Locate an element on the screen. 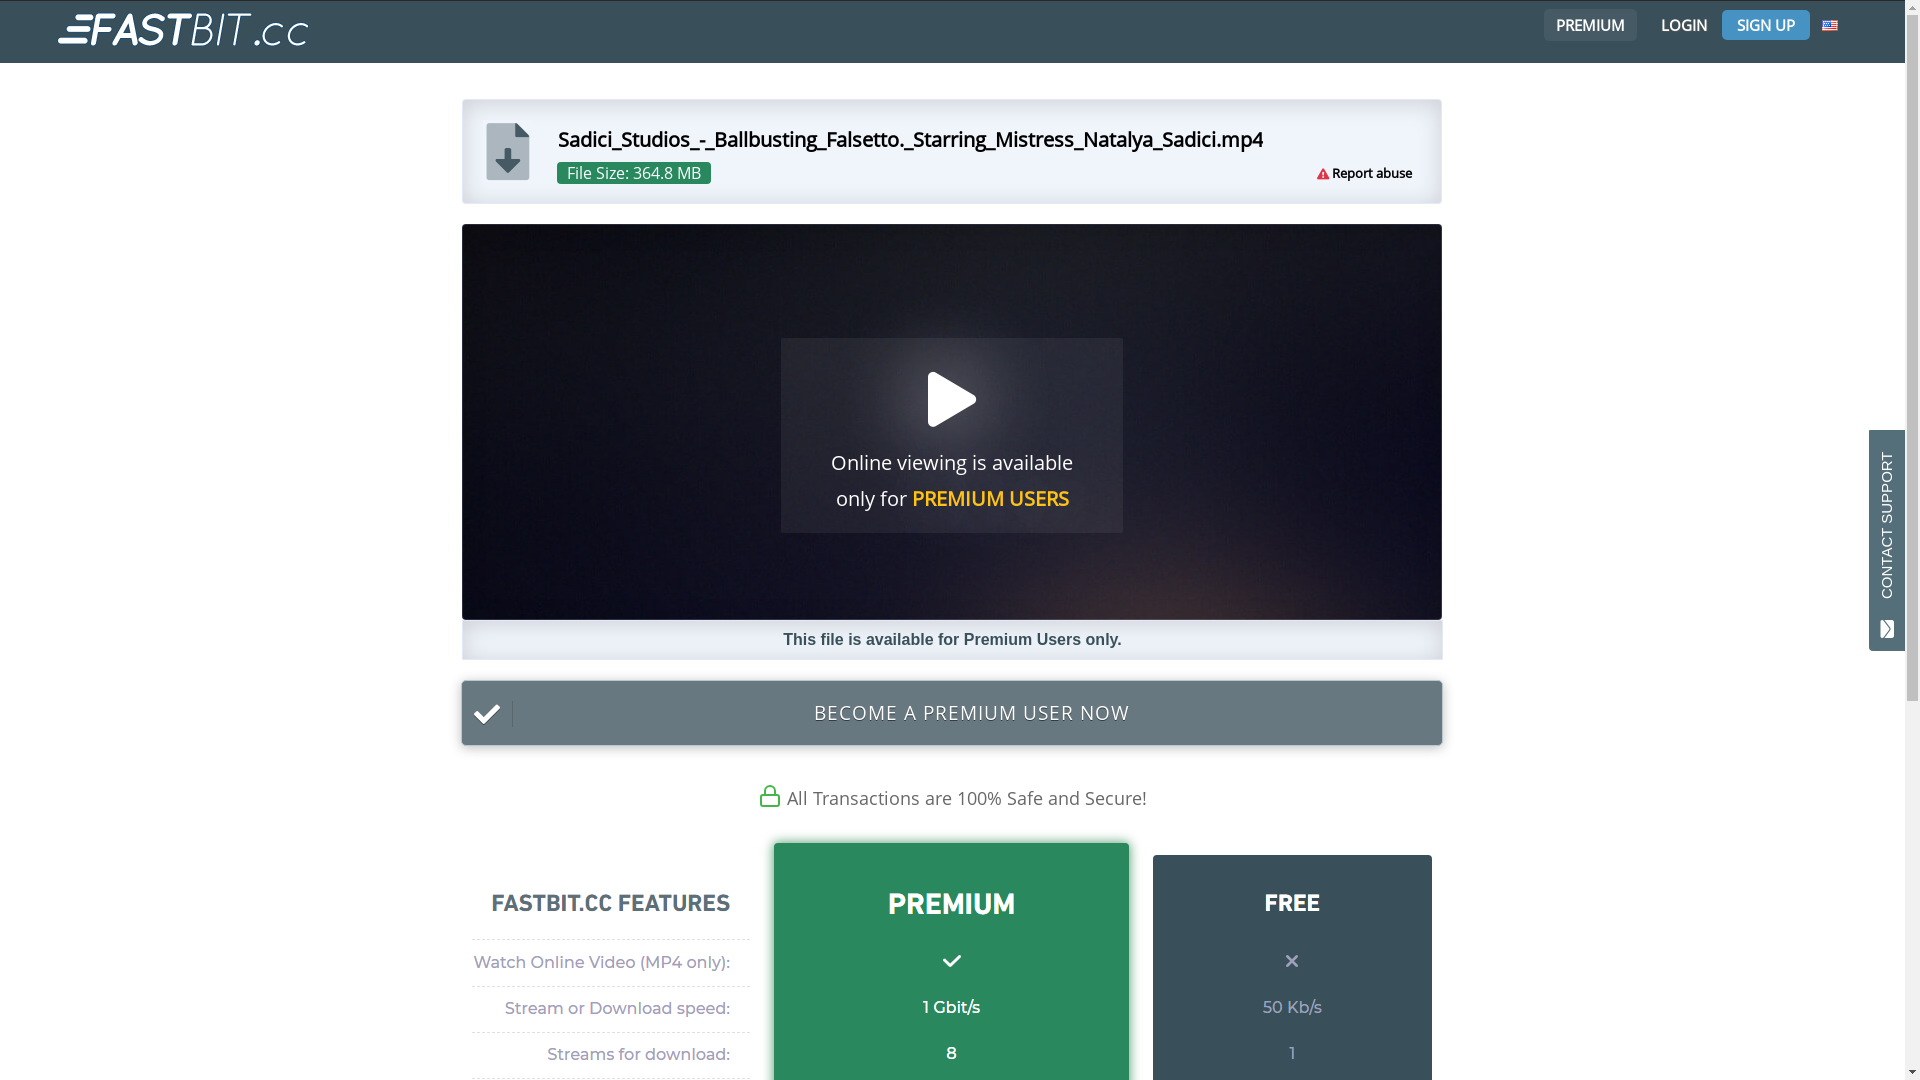 This screenshot has width=1920, height=1080. 'Online viewing is available is located at coordinates (951, 420).